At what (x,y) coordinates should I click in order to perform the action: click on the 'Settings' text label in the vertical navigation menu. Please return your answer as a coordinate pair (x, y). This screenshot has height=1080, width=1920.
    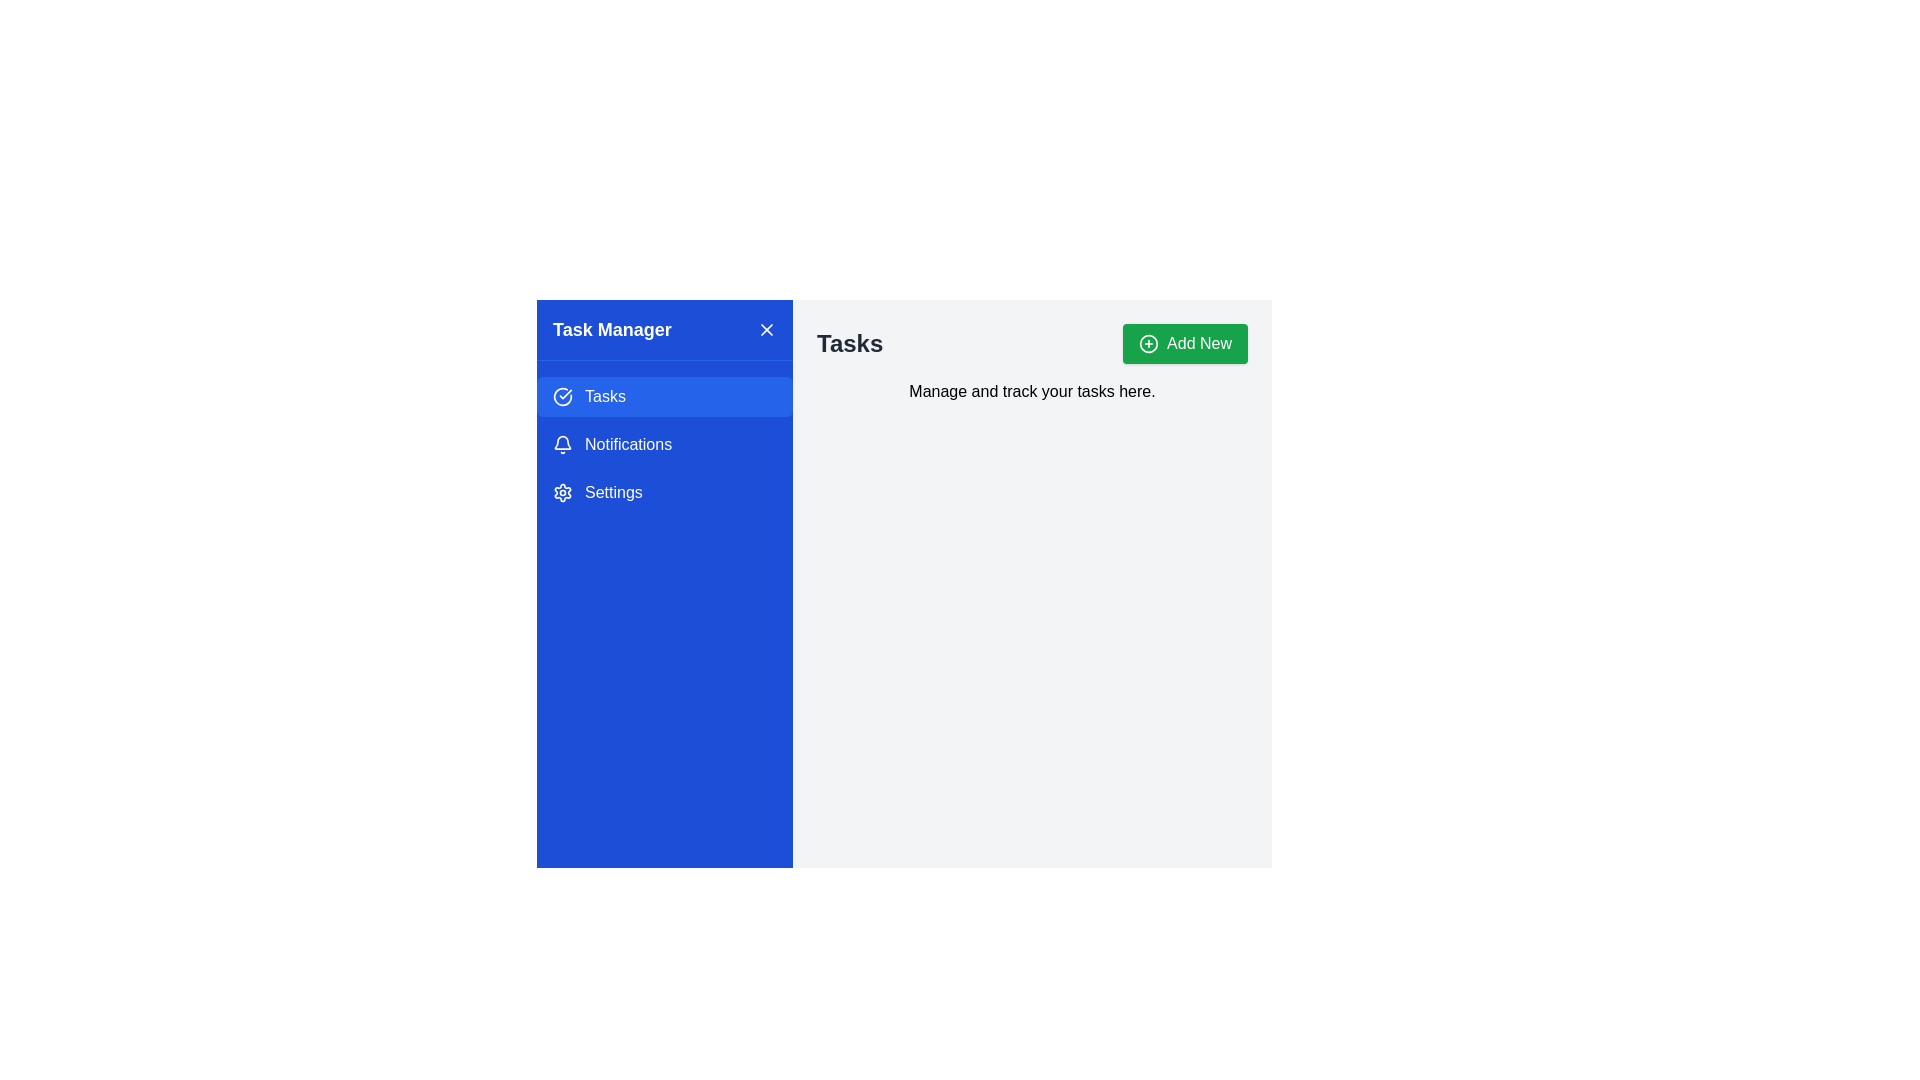
    Looking at the image, I should click on (612, 493).